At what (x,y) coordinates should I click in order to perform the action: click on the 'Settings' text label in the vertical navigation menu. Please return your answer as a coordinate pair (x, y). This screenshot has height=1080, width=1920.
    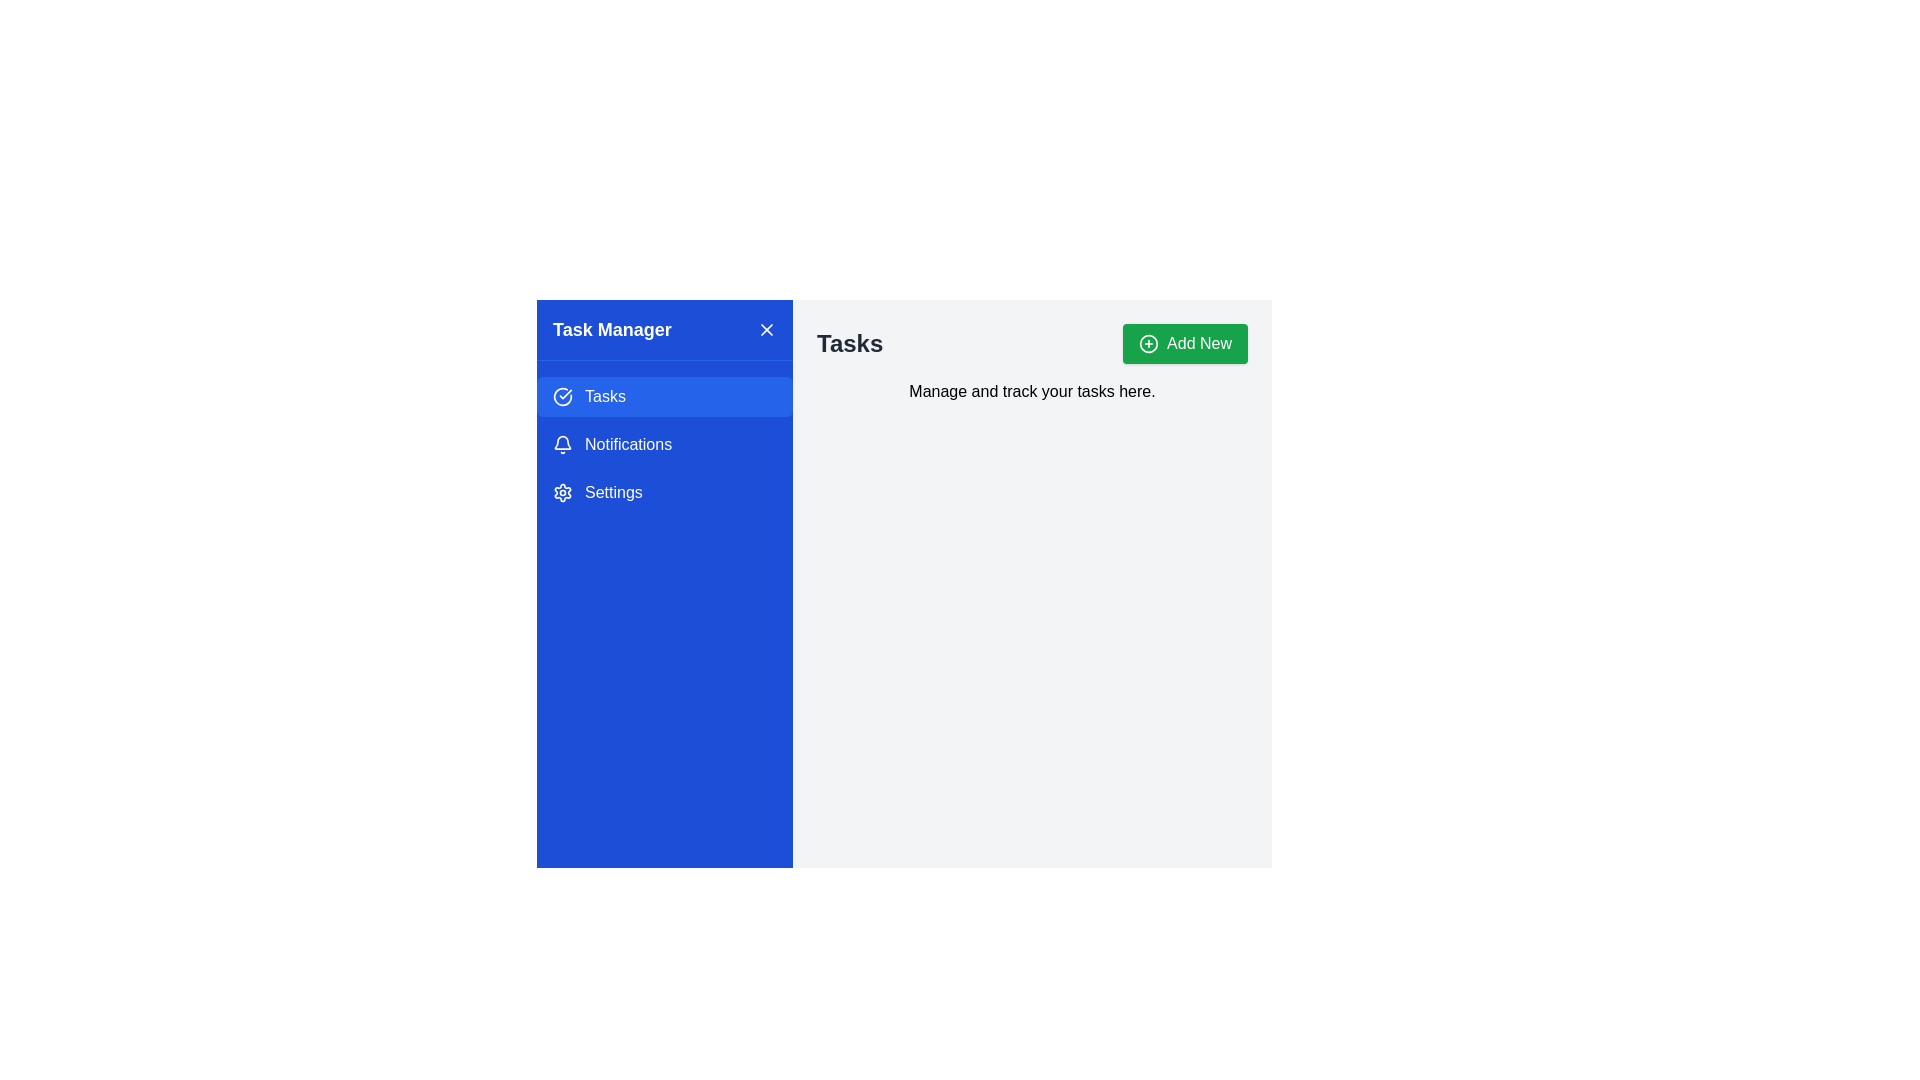
    Looking at the image, I should click on (612, 493).